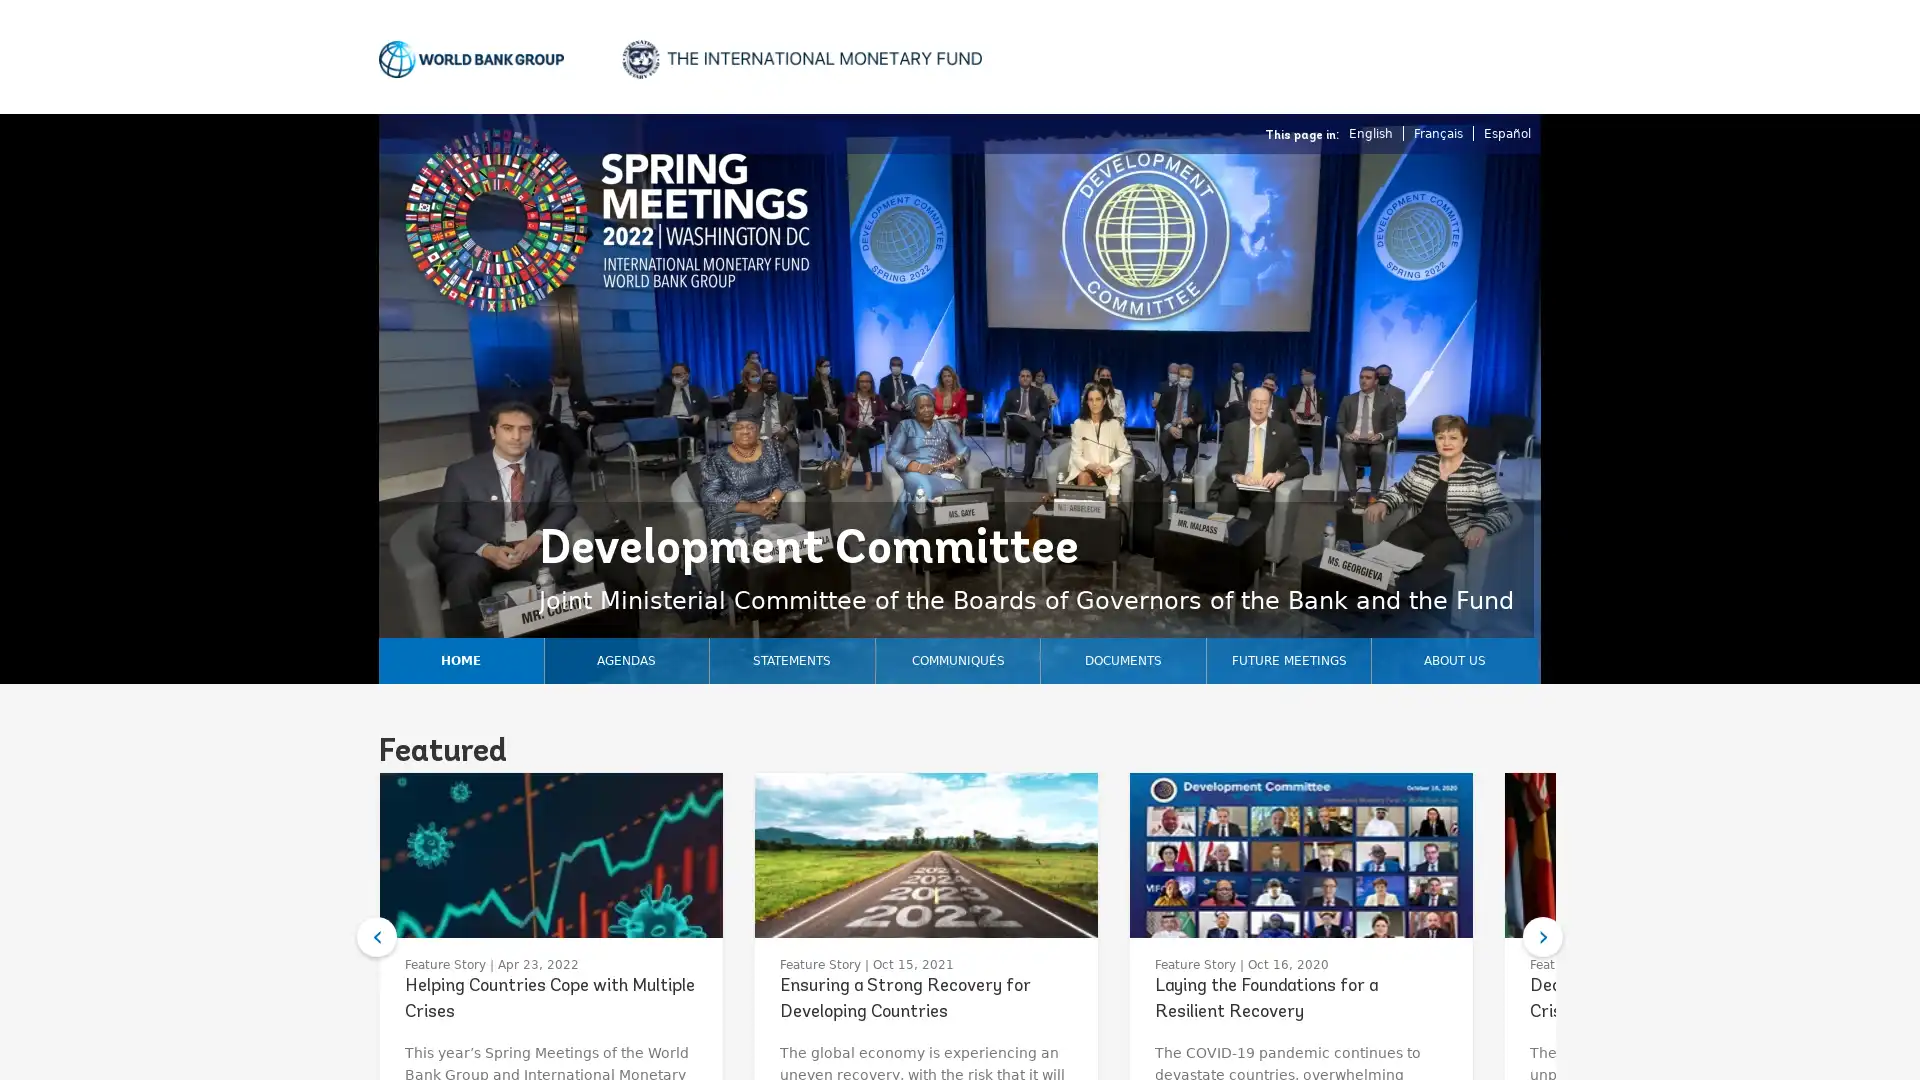 Image resolution: width=1920 pixels, height=1080 pixels. Describe the element at coordinates (1541, 937) in the screenshot. I see `Next` at that location.